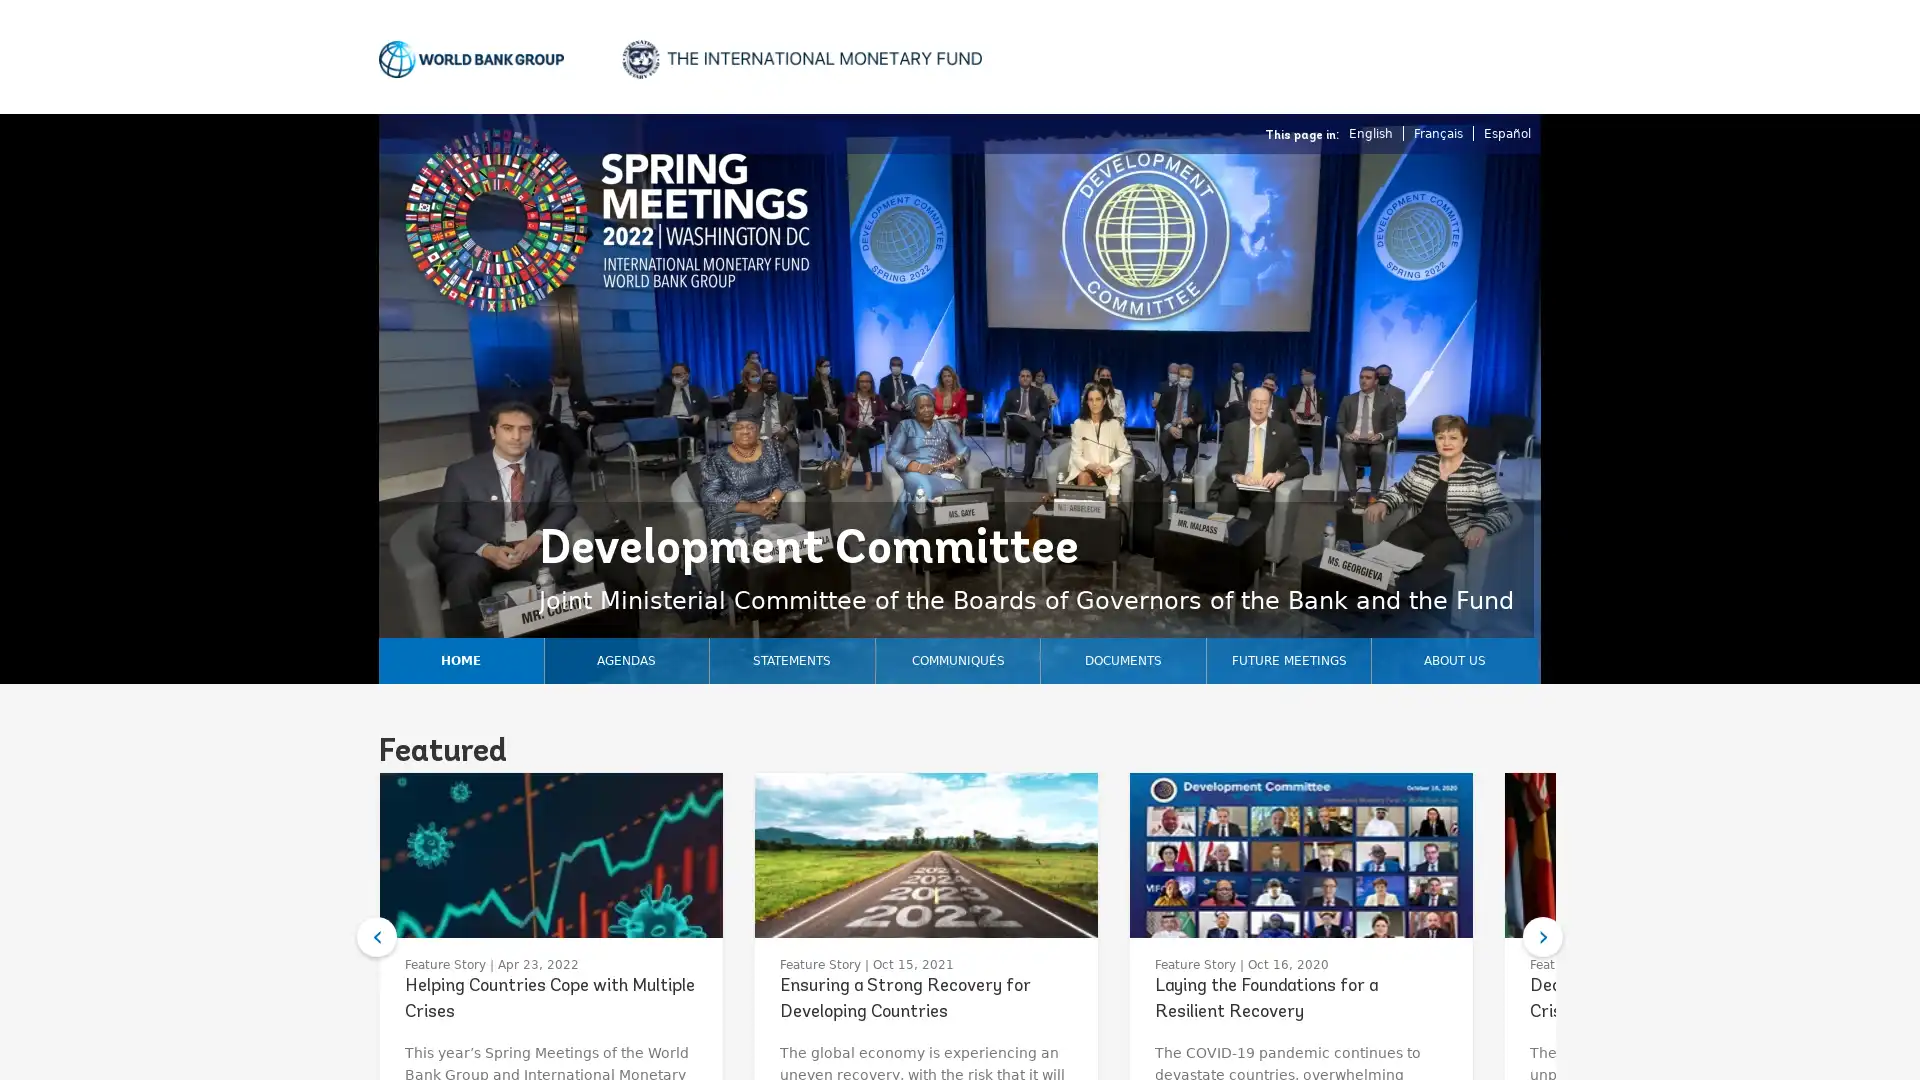 Image resolution: width=1920 pixels, height=1080 pixels. Describe the element at coordinates (1541, 937) in the screenshot. I see `Next` at that location.